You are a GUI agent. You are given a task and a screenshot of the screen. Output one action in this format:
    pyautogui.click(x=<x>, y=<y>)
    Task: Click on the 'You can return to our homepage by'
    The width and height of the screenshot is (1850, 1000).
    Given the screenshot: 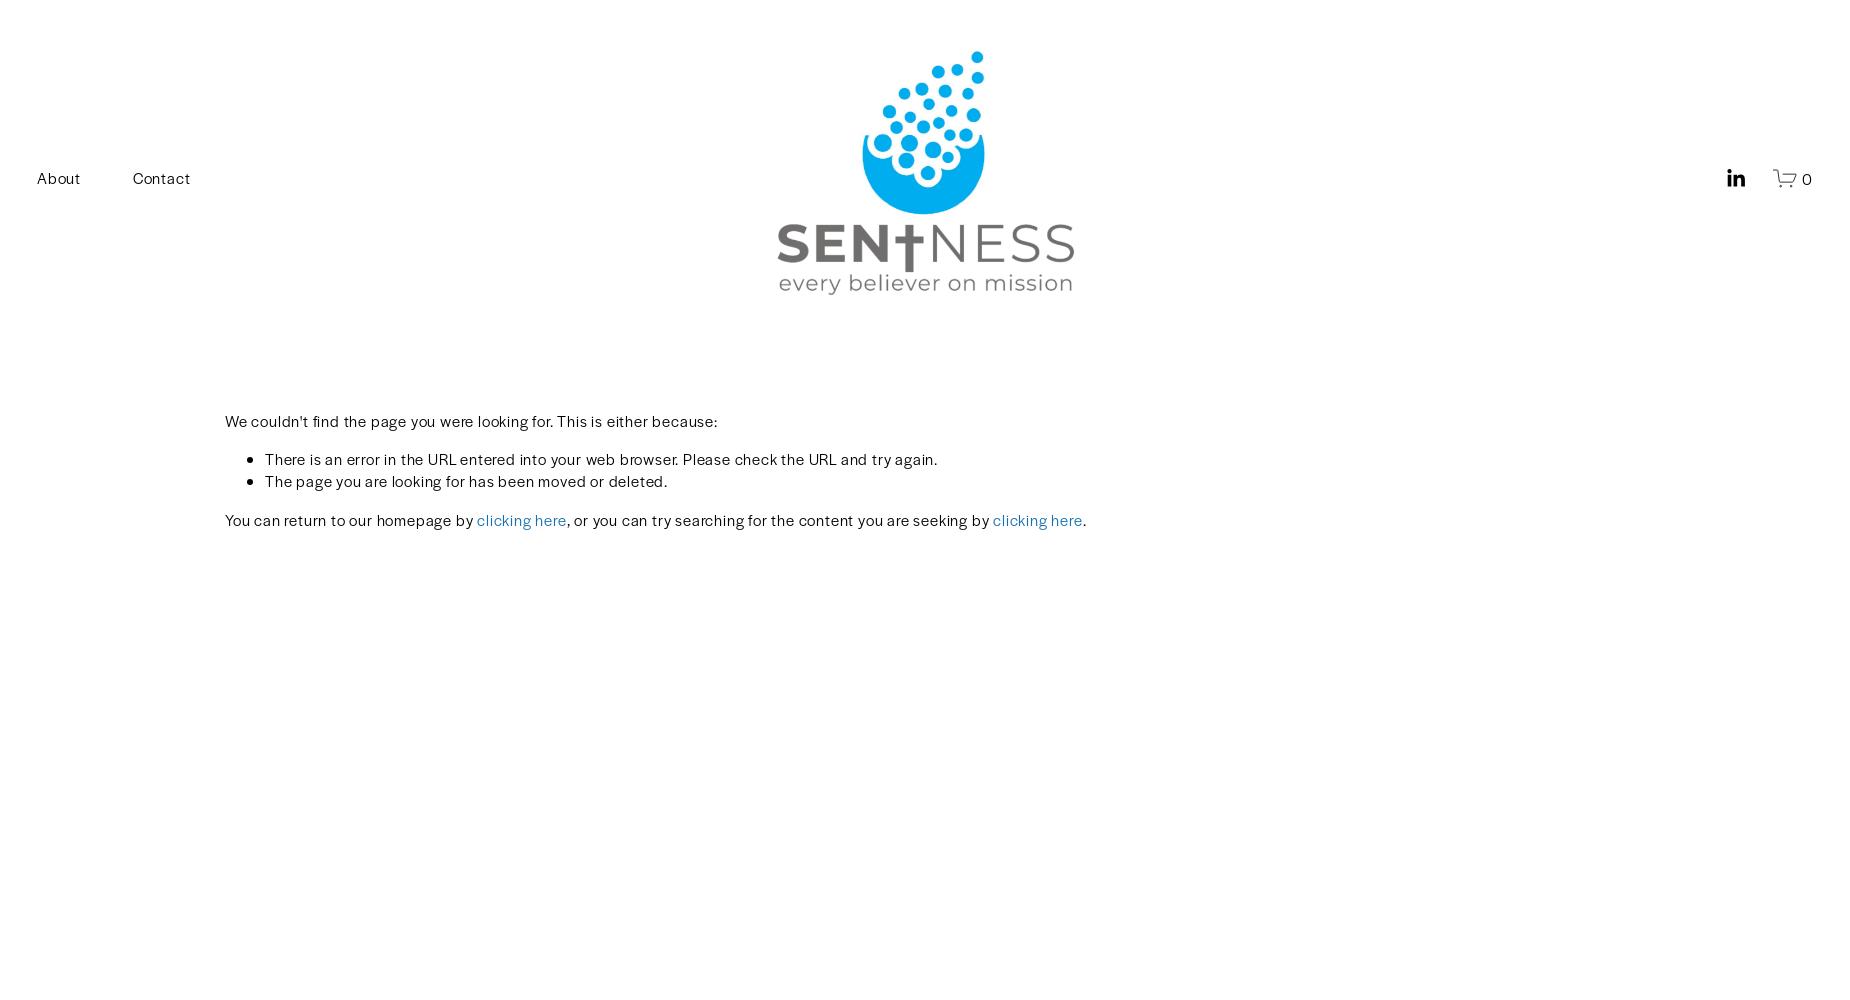 What is the action you would take?
    pyautogui.click(x=349, y=518)
    